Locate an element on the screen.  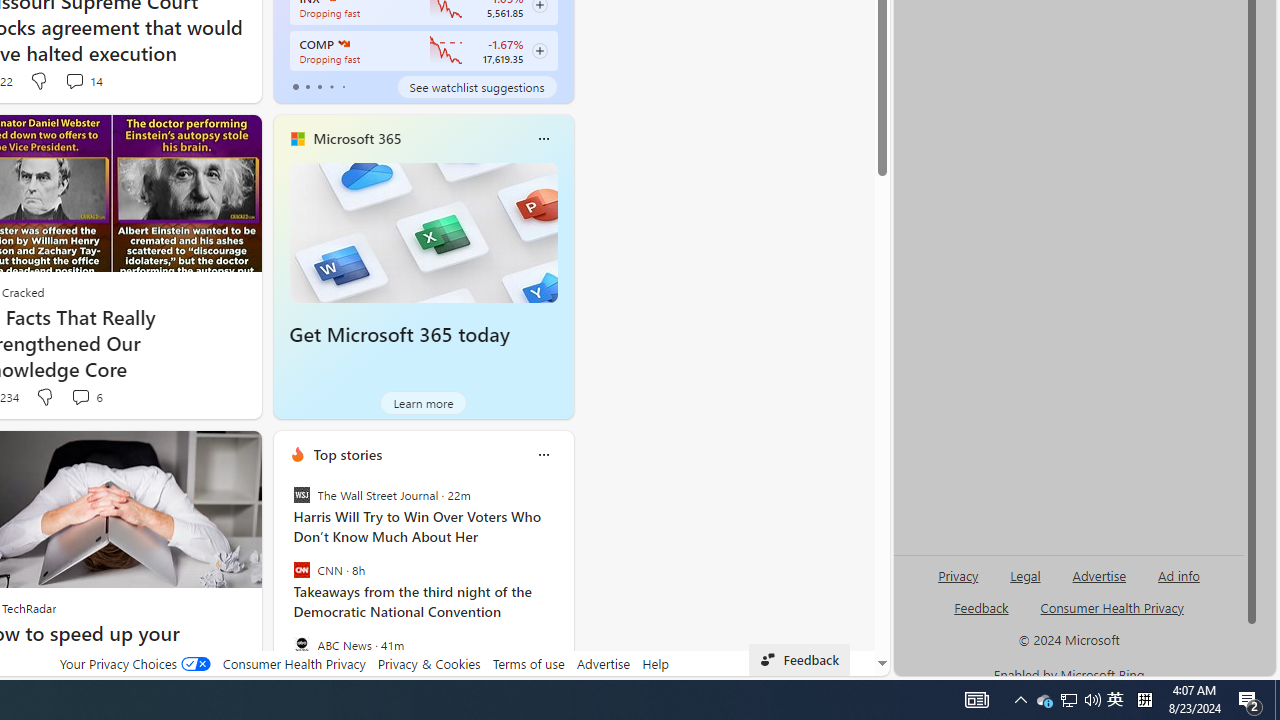
'previous' is located at coordinates (282, 583).